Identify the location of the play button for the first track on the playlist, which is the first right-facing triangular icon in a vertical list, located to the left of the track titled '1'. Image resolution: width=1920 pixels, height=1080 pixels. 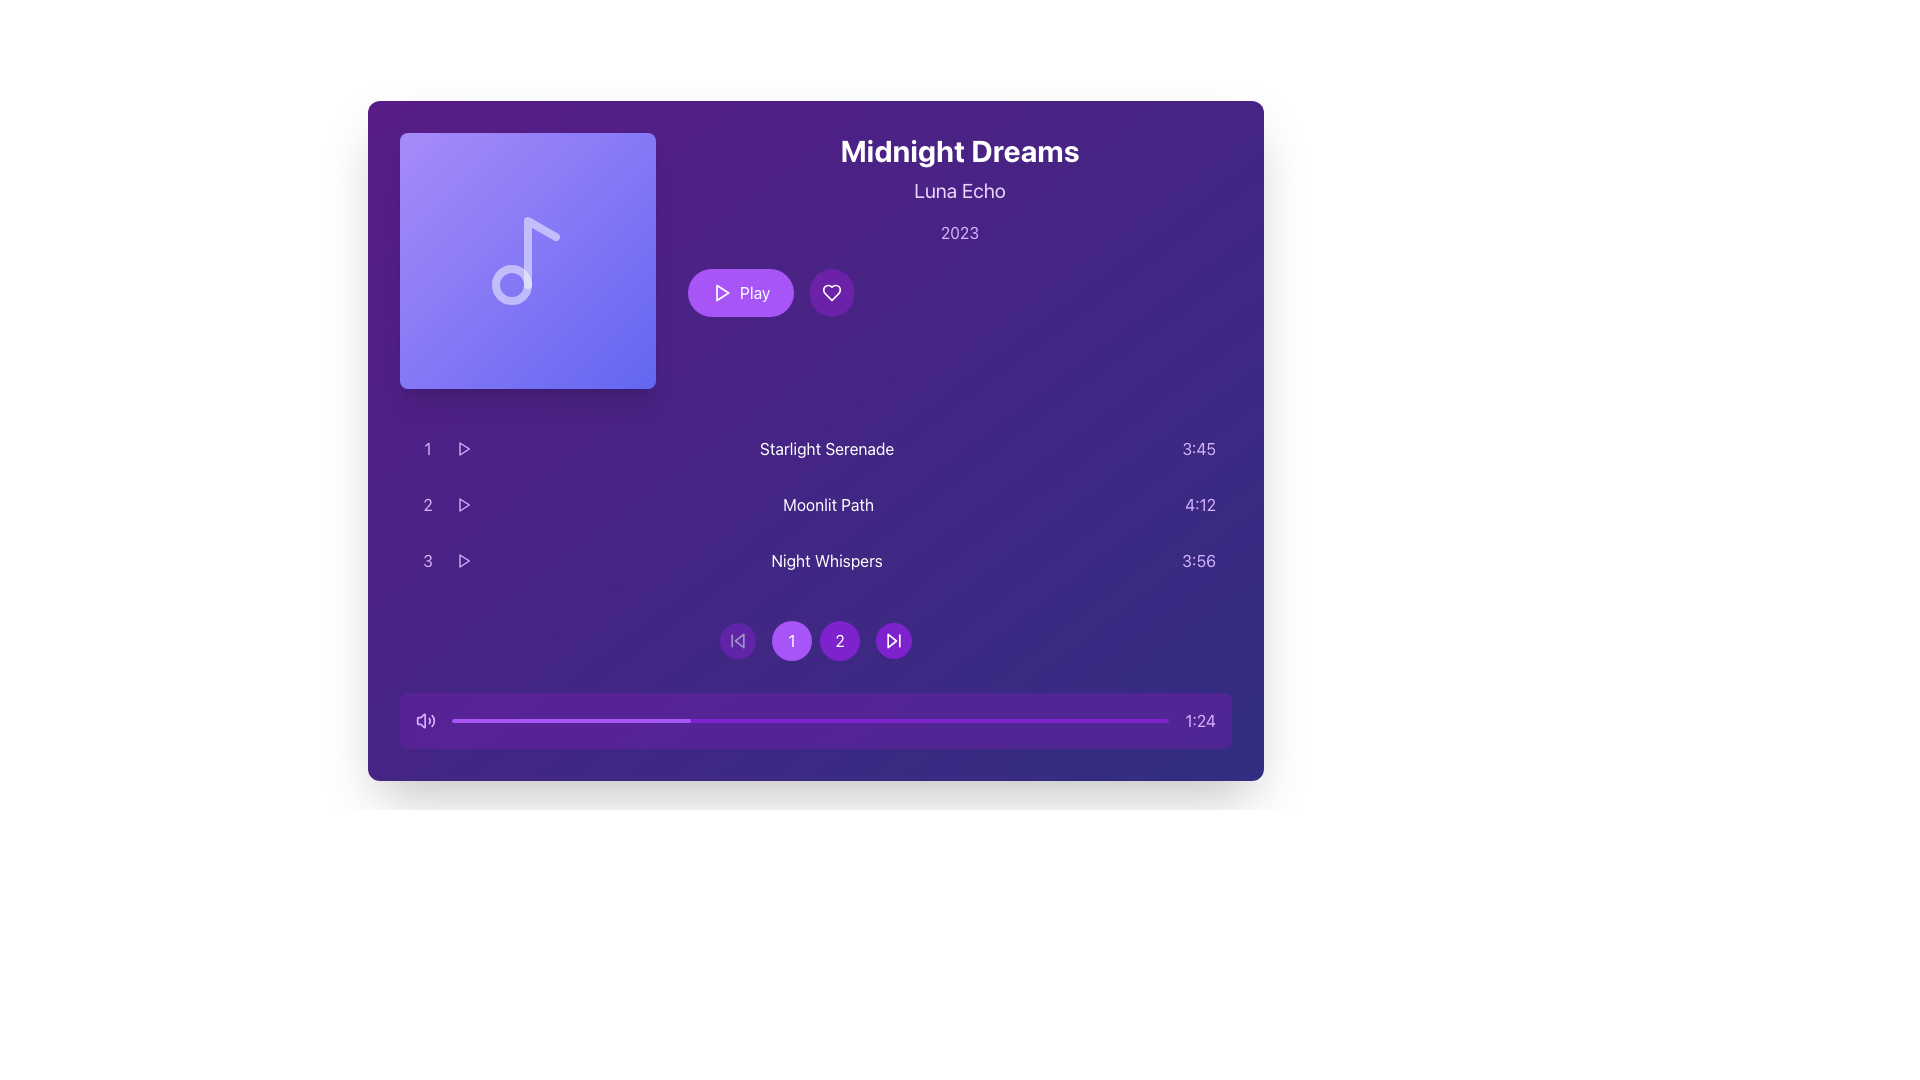
(463, 447).